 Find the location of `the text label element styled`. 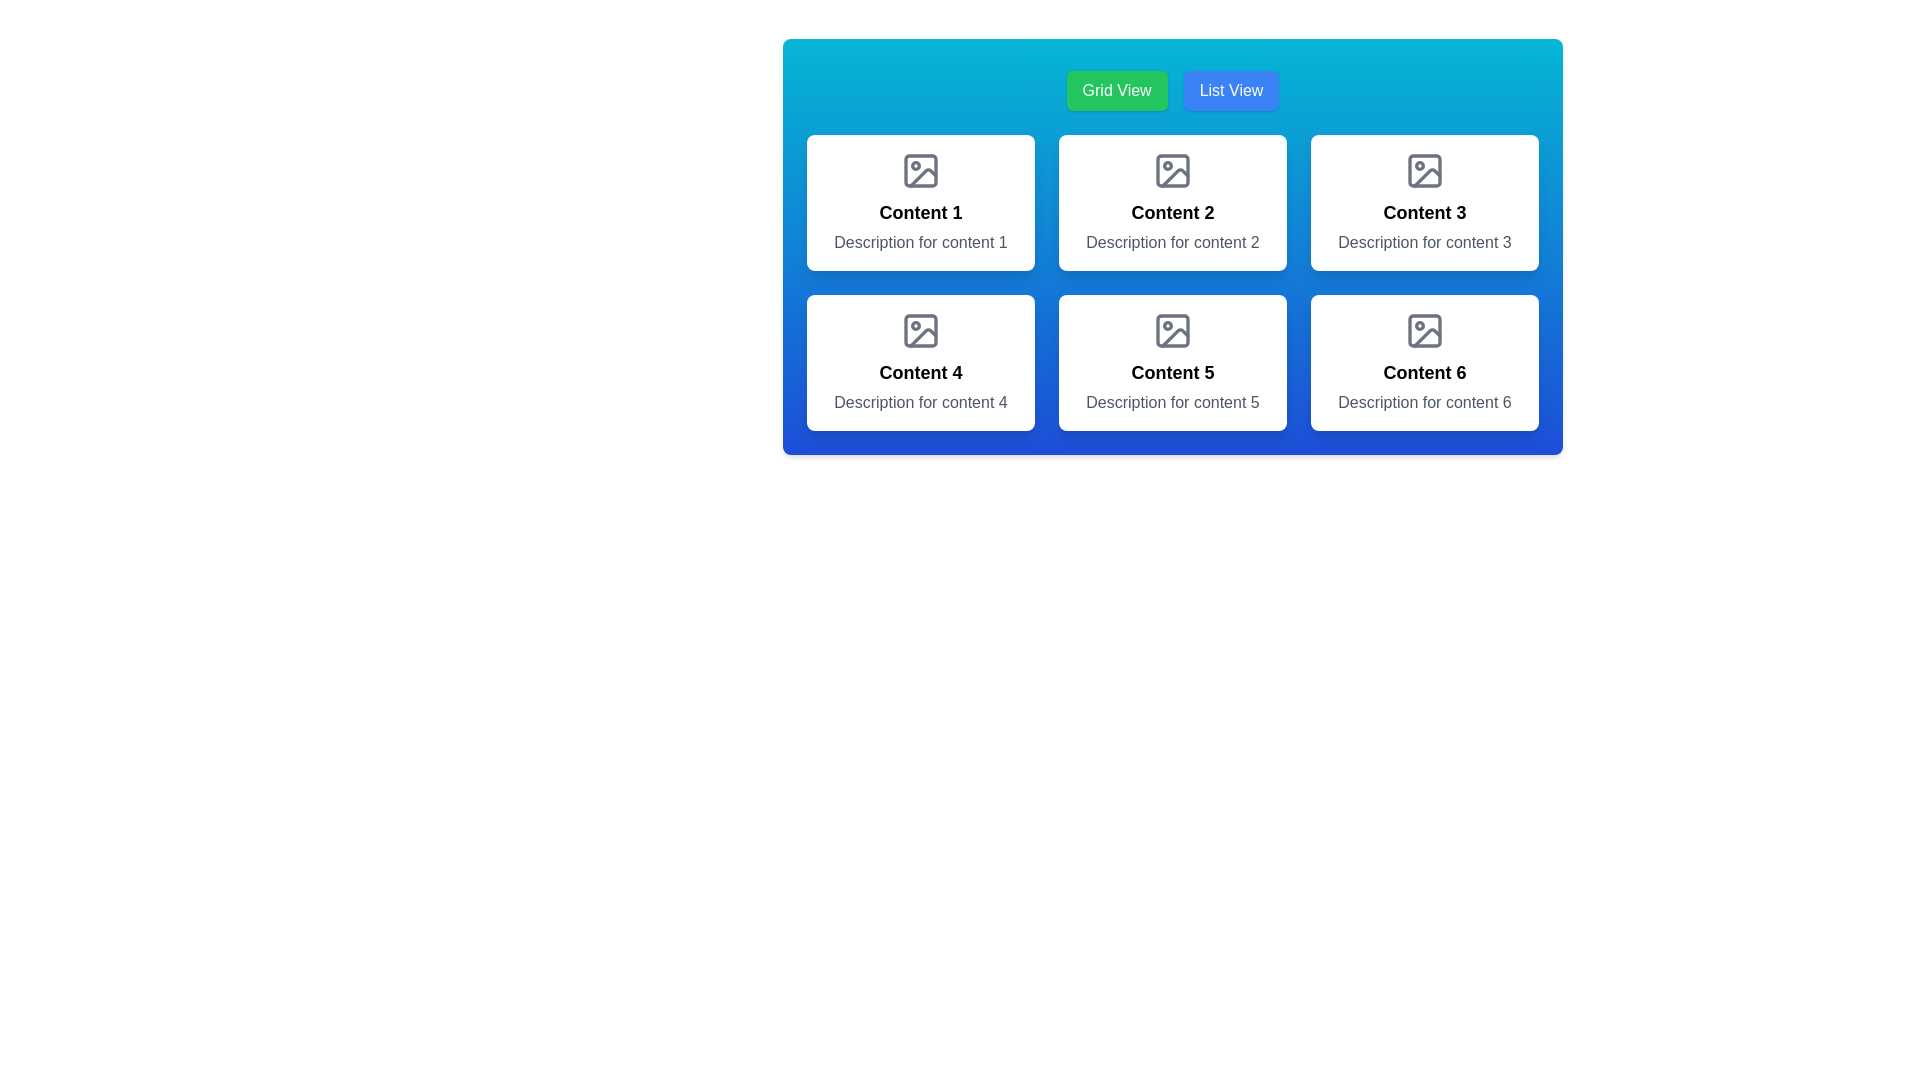

the text label element styled is located at coordinates (1424, 373).